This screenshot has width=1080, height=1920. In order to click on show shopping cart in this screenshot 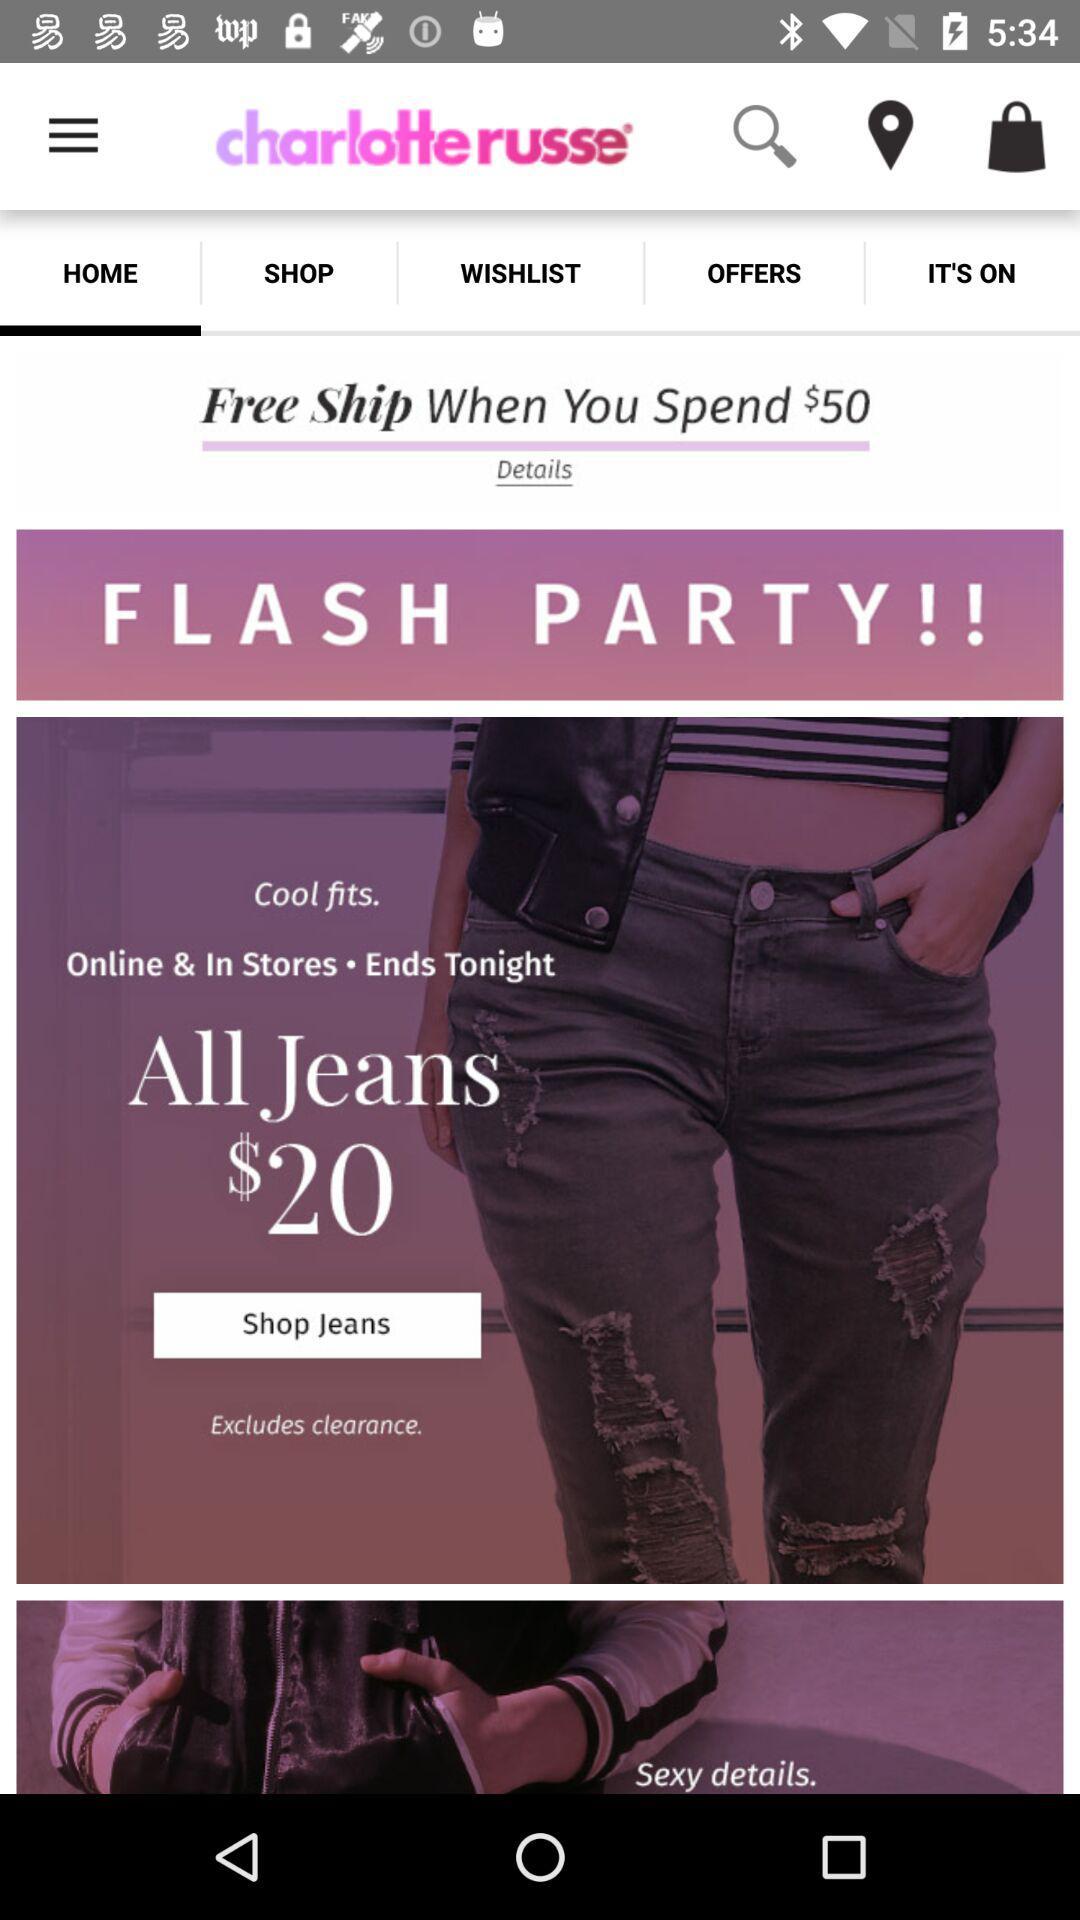, I will do `click(1017, 135)`.